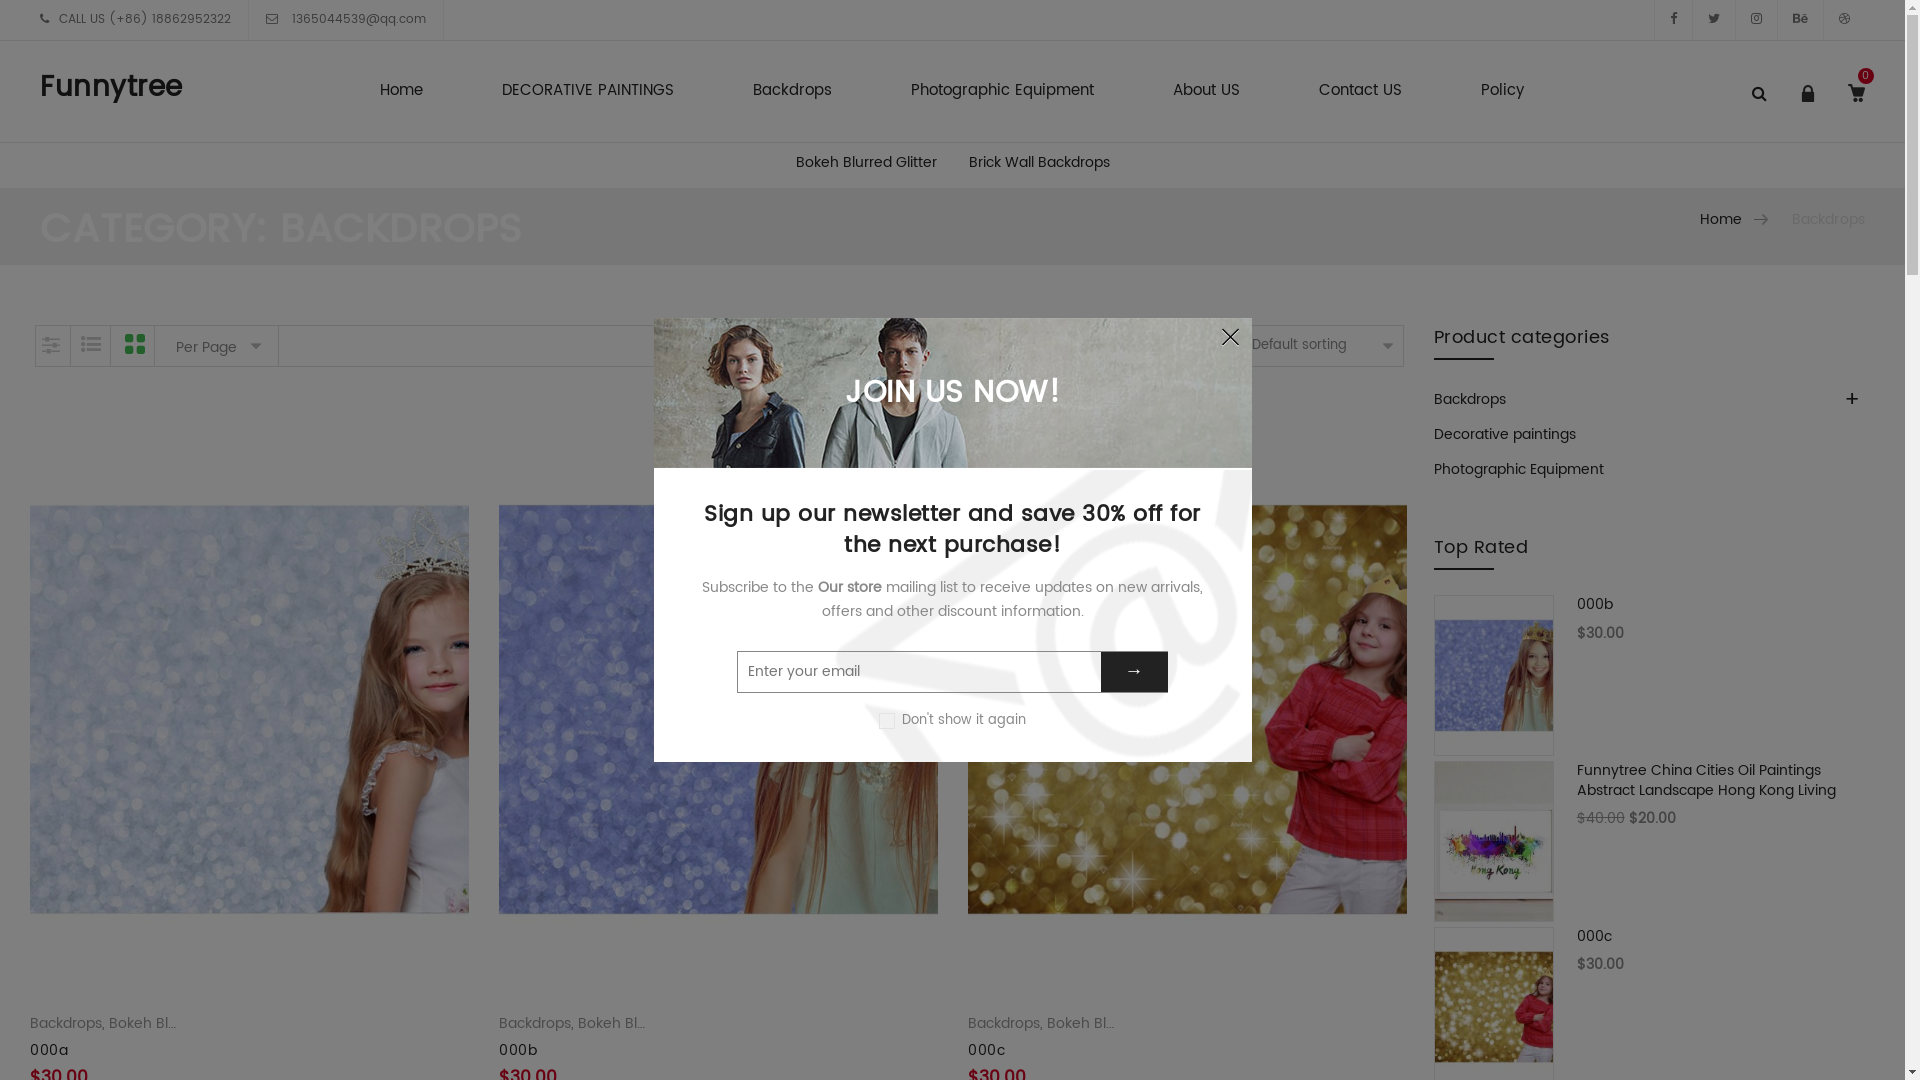 The width and height of the screenshot is (1920, 1080). Describe the element at coordinates (1038, 161) in the screenshot. I see `'Brick Wall Backdrops'` at that location.